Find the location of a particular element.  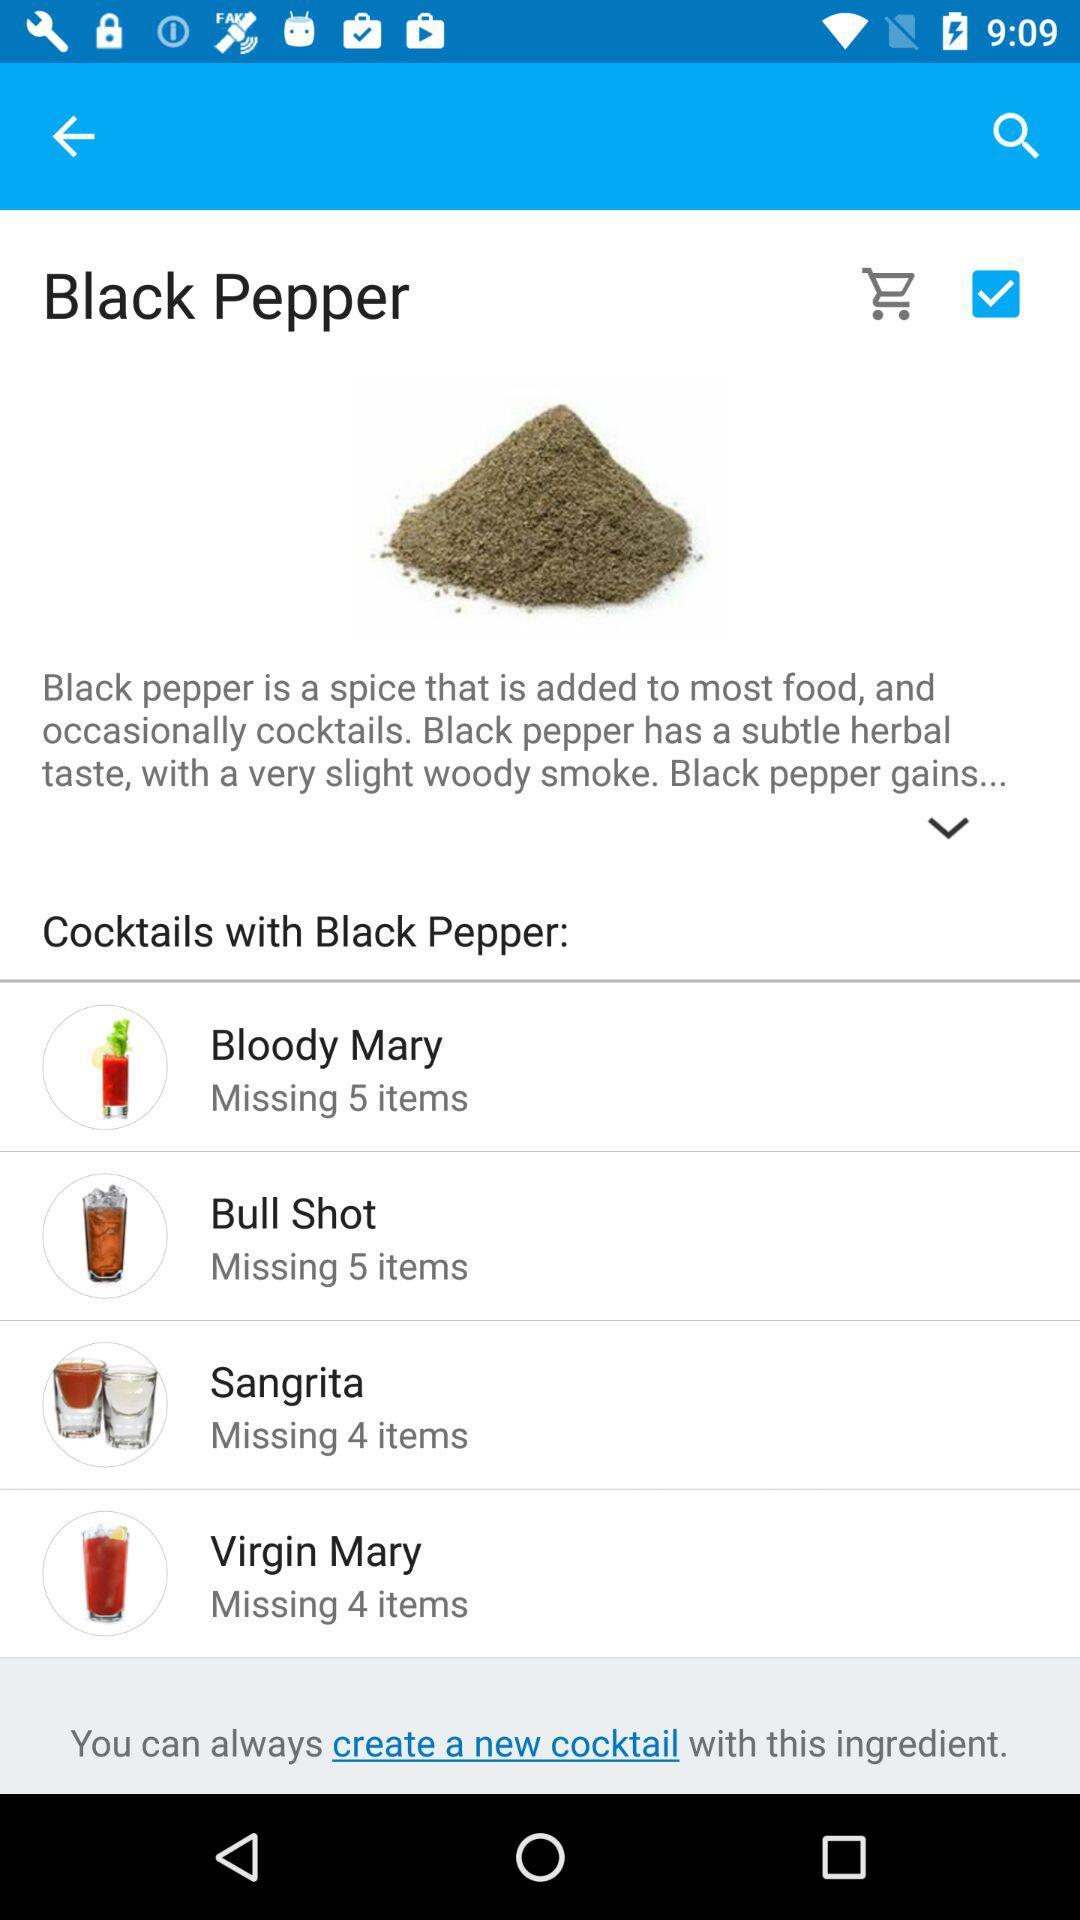

the icon above the missing 5 items icon is located at coordinates (591, 1205).